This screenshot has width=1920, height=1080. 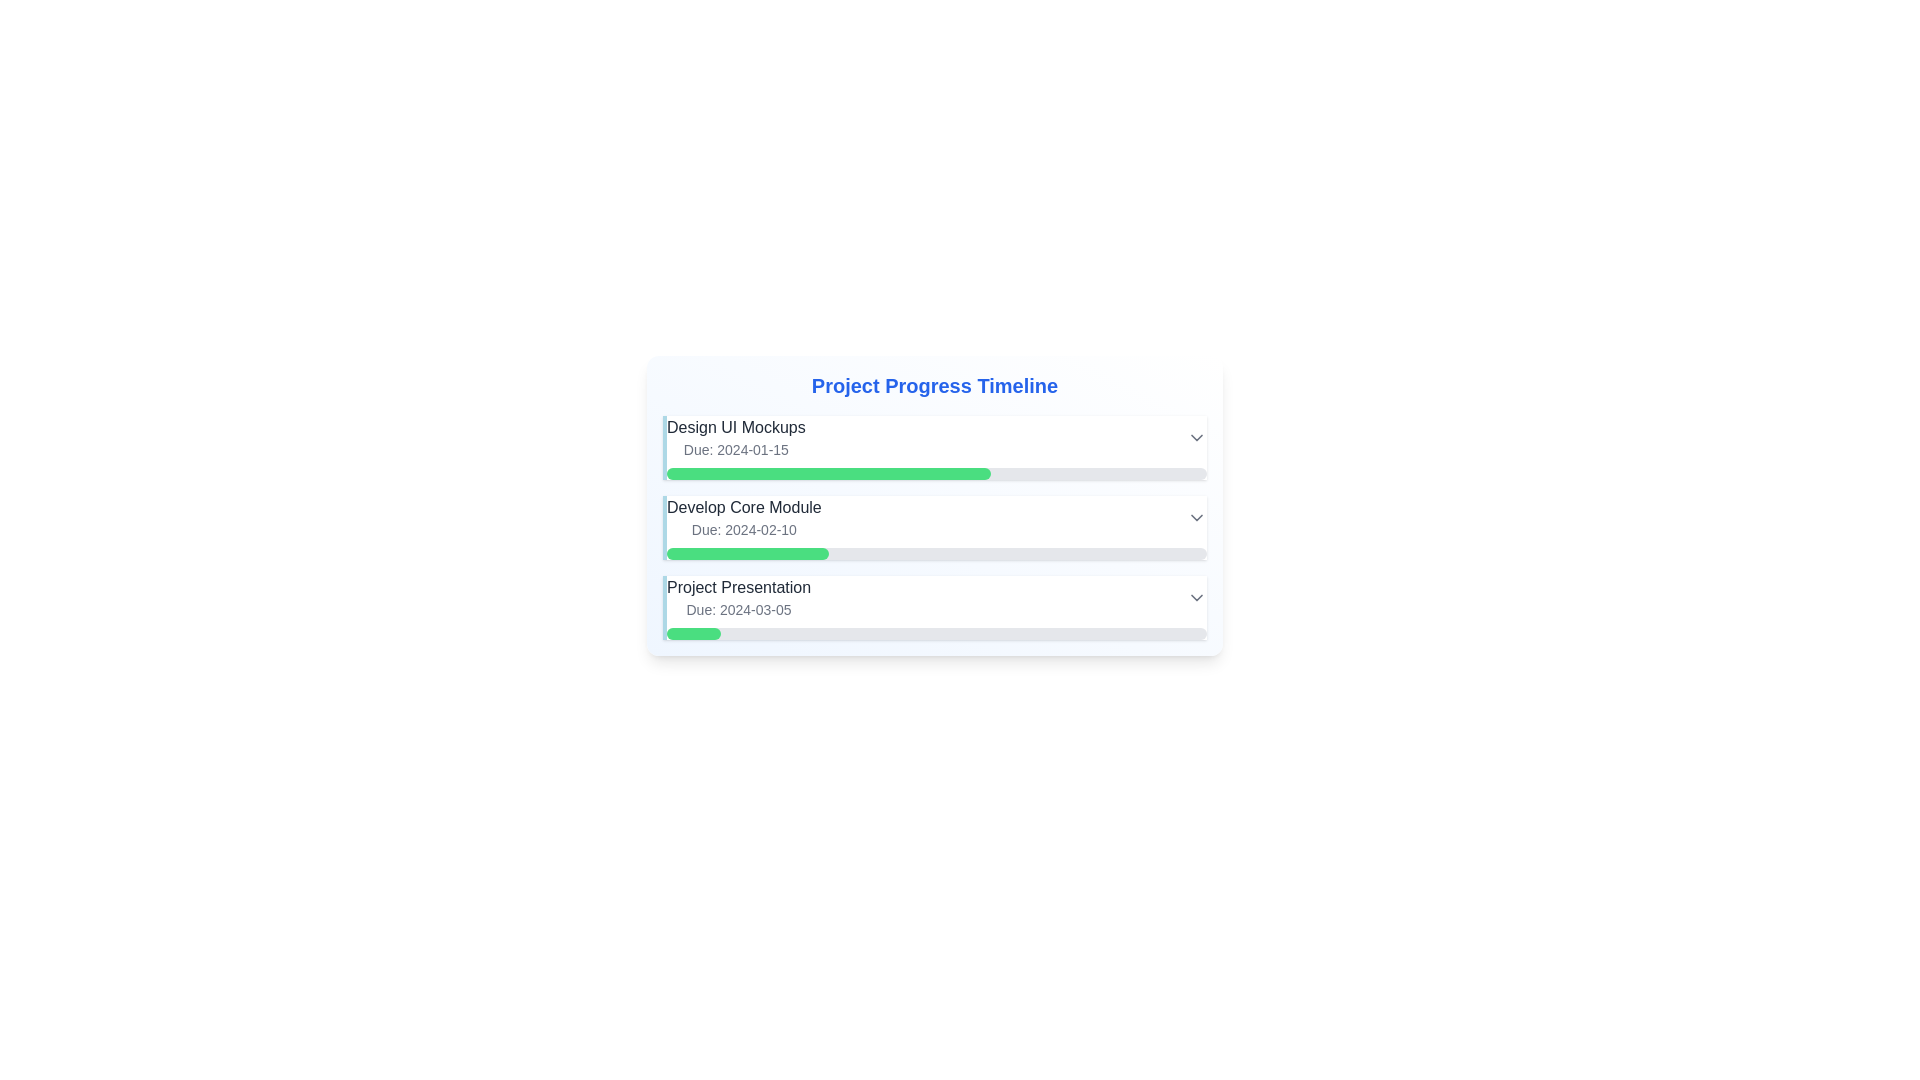 What do you see at coordinates (1196, 516) in the screenshot?
I see `the dropdown trigger icon located on the far right side of the 'Develop Core Module' task row` at bounding box center [1196, 516].